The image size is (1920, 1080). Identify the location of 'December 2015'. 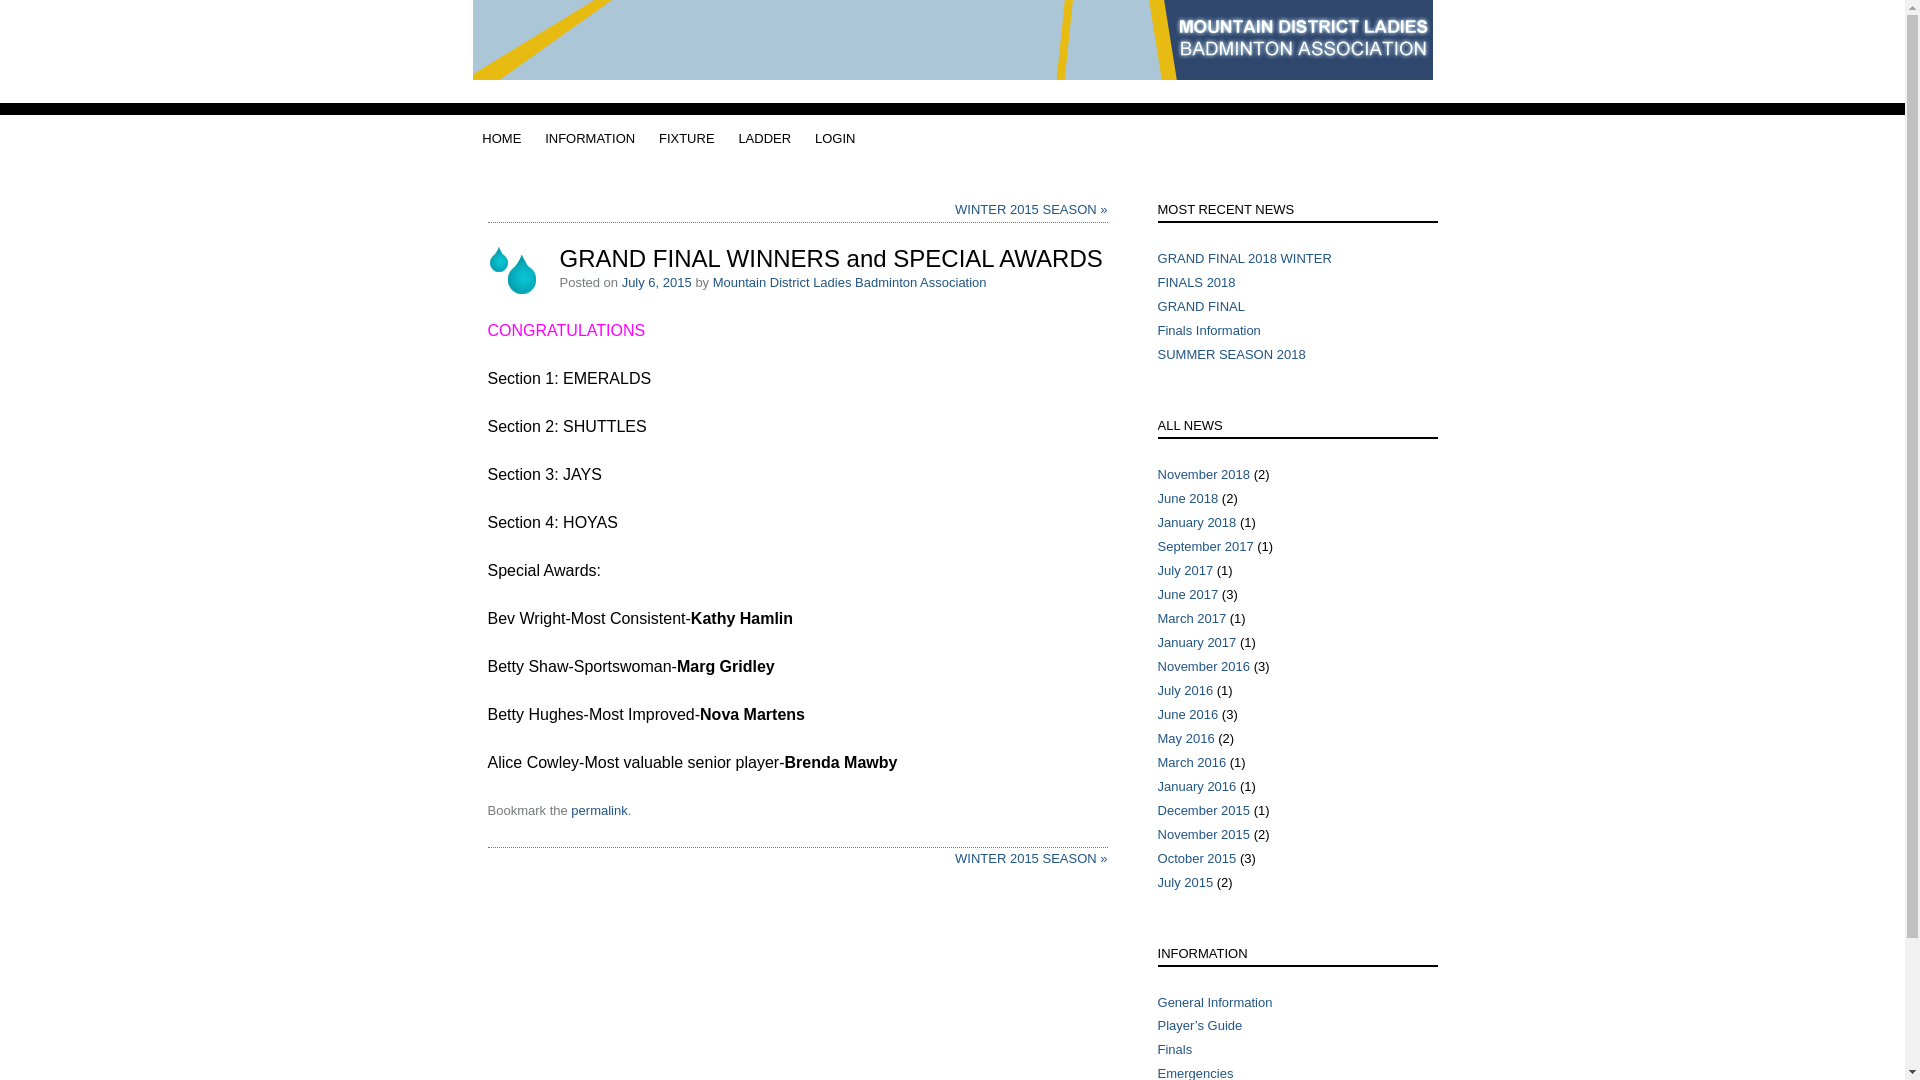
(1203, 810).